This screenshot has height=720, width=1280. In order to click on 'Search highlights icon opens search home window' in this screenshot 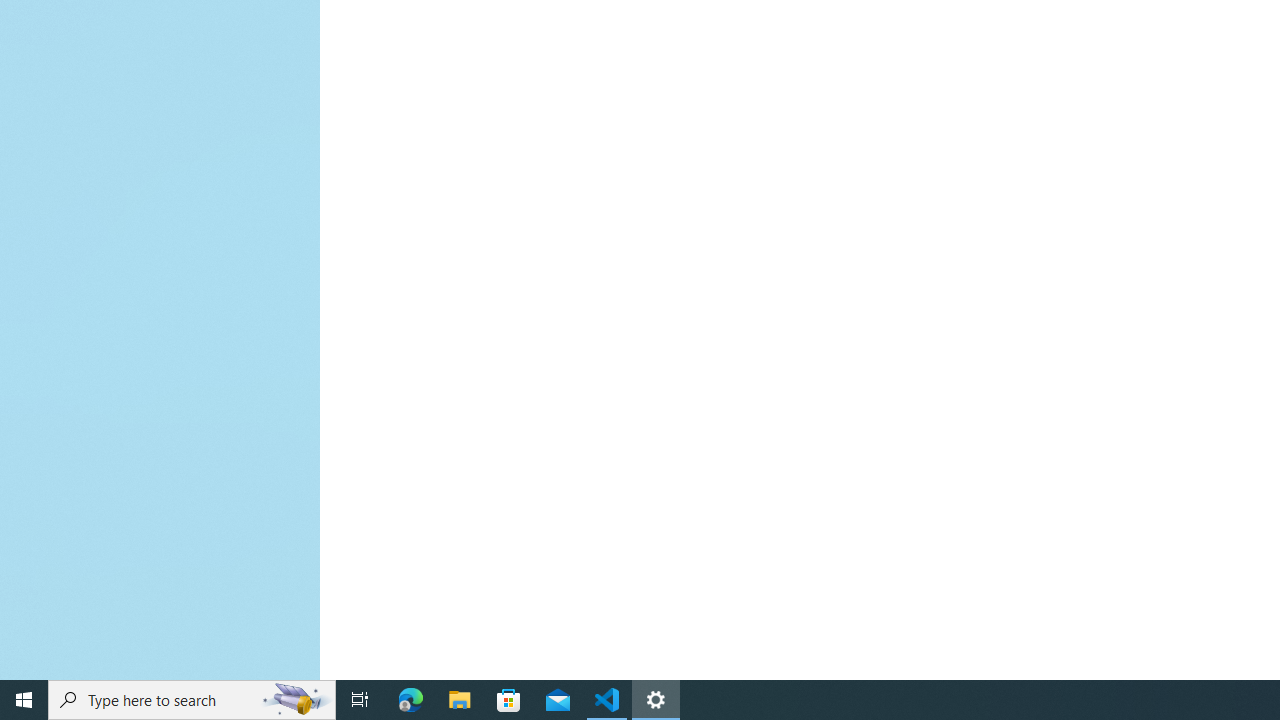, I will do `click(294, 698)`.